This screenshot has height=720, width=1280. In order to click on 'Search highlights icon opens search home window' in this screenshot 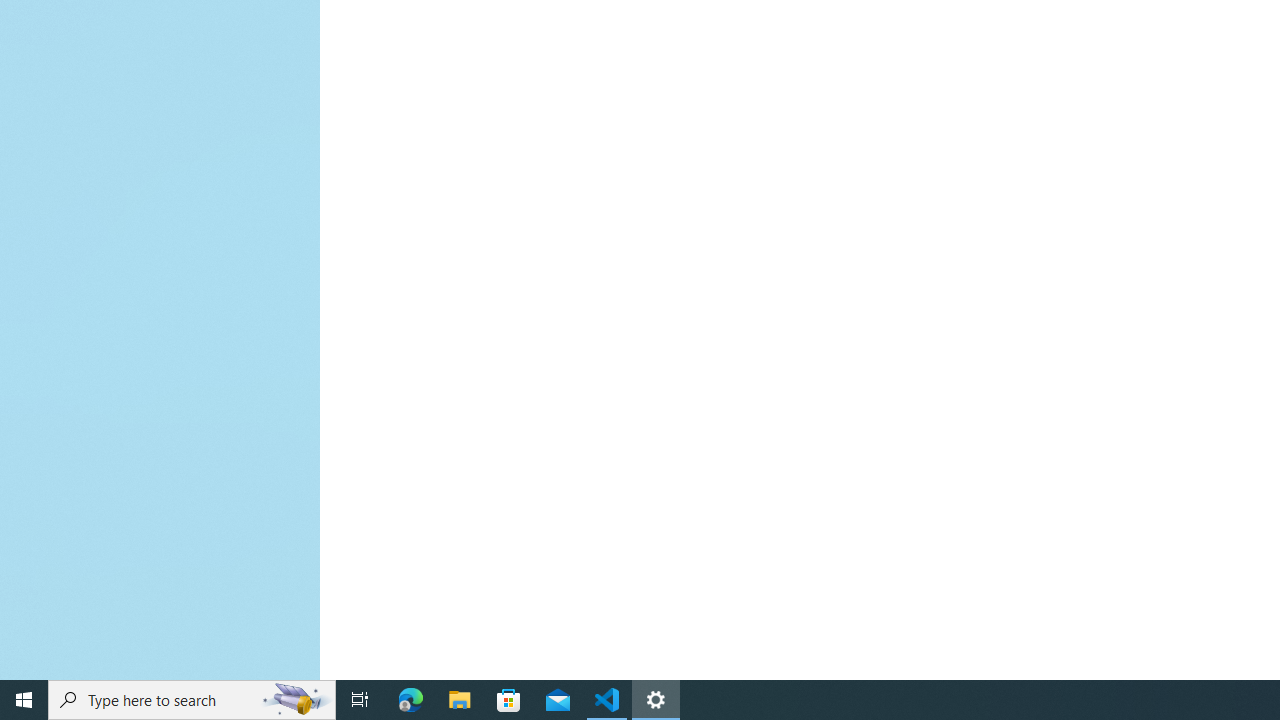, I will do `click(294, 698)`.